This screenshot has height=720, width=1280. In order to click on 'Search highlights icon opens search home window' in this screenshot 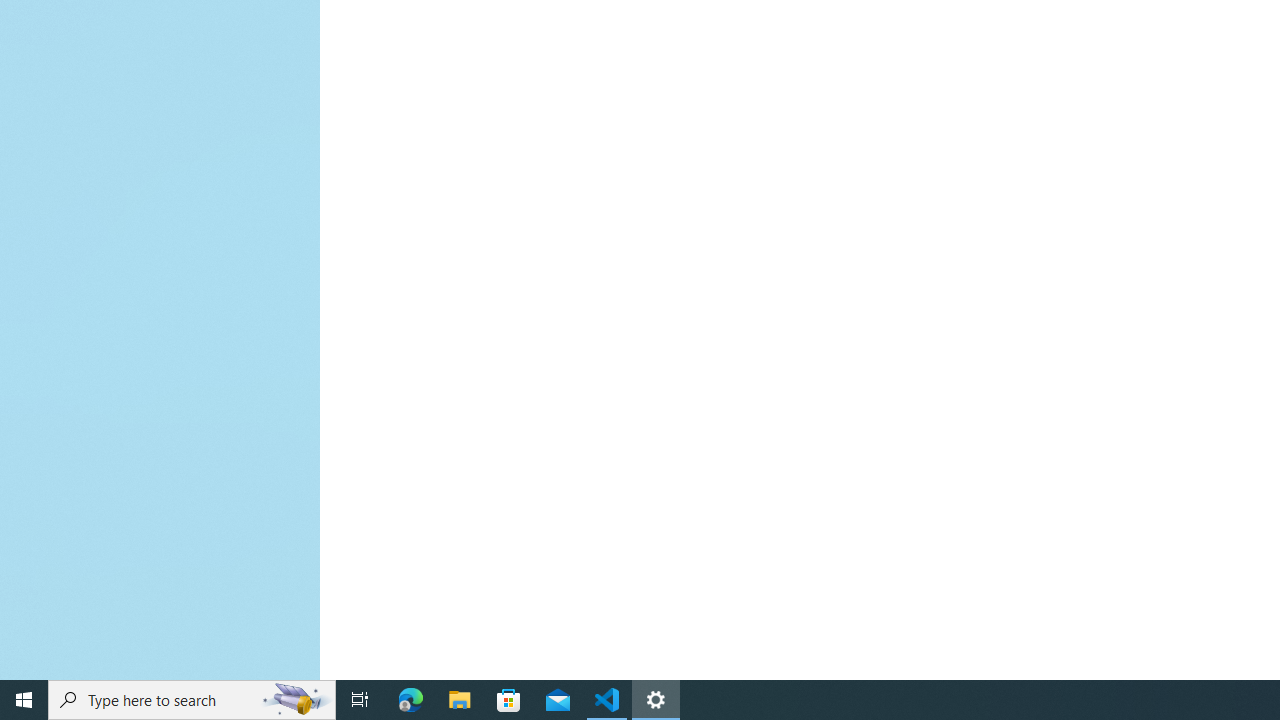, I will do `click(294, 698)`.